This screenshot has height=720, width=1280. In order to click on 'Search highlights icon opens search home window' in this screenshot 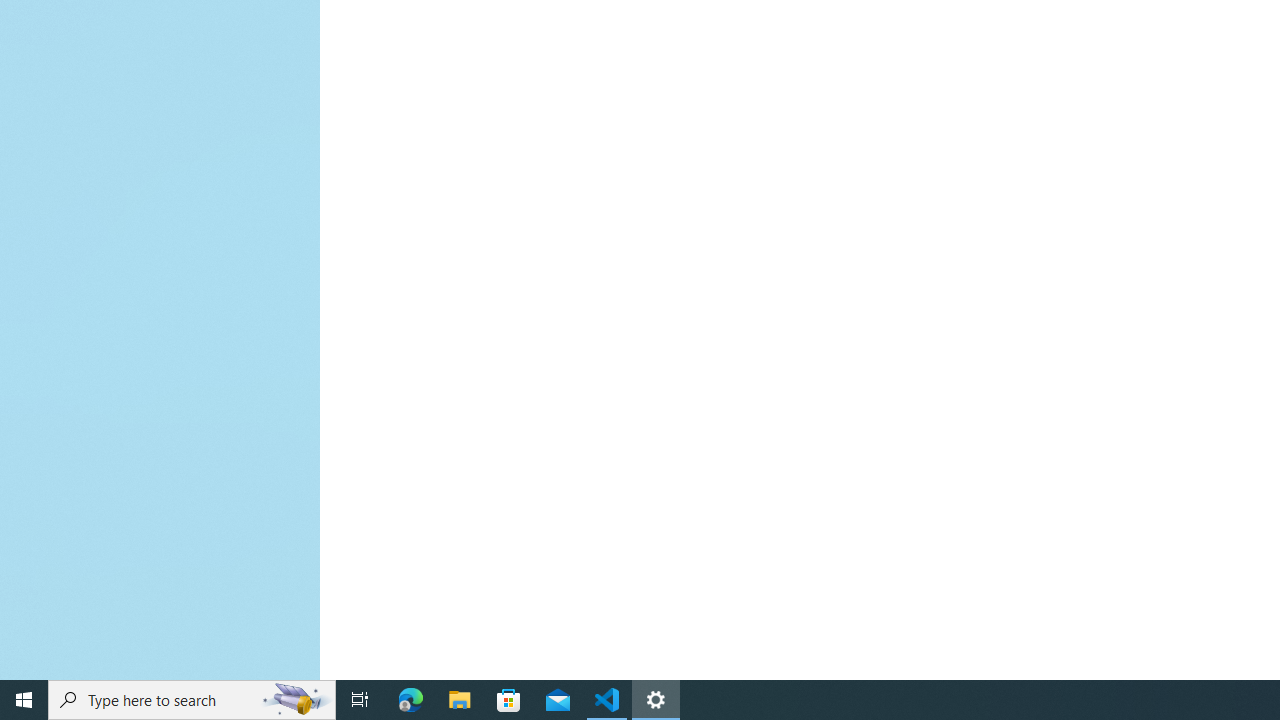, I will do `click(294, 698)`.